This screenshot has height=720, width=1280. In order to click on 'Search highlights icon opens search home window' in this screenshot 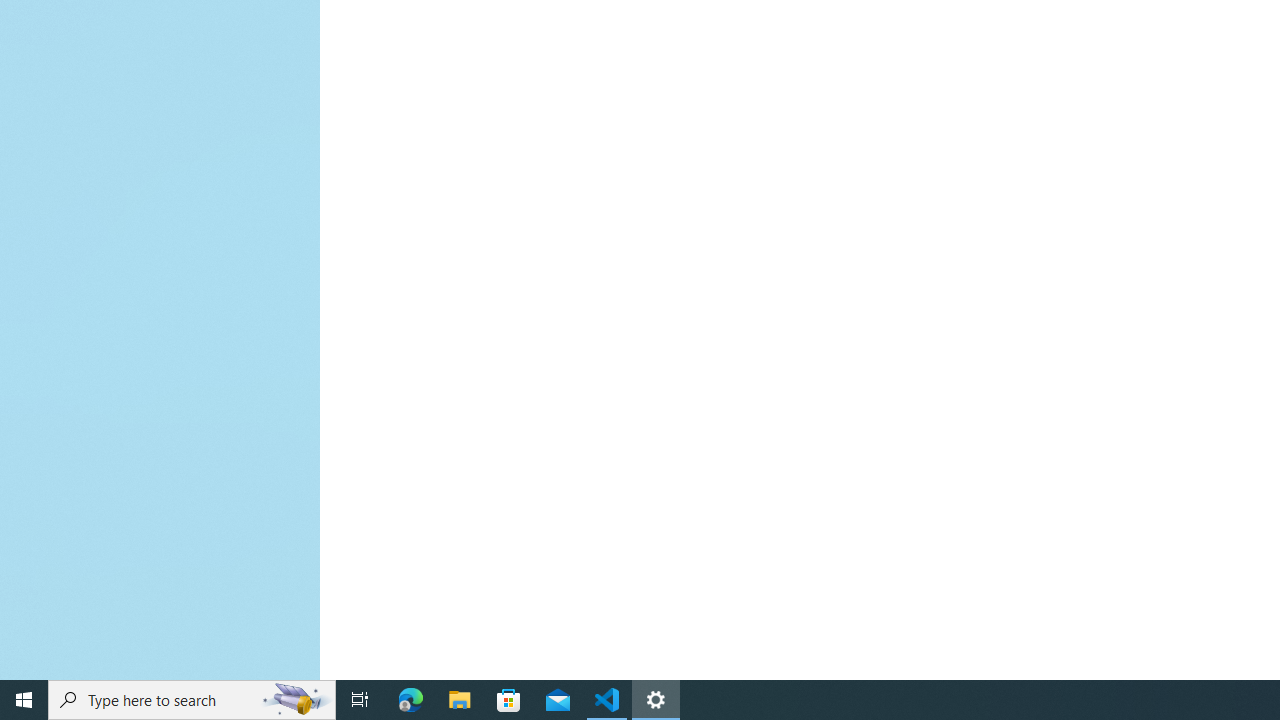, I will do `click(294, 698)`.